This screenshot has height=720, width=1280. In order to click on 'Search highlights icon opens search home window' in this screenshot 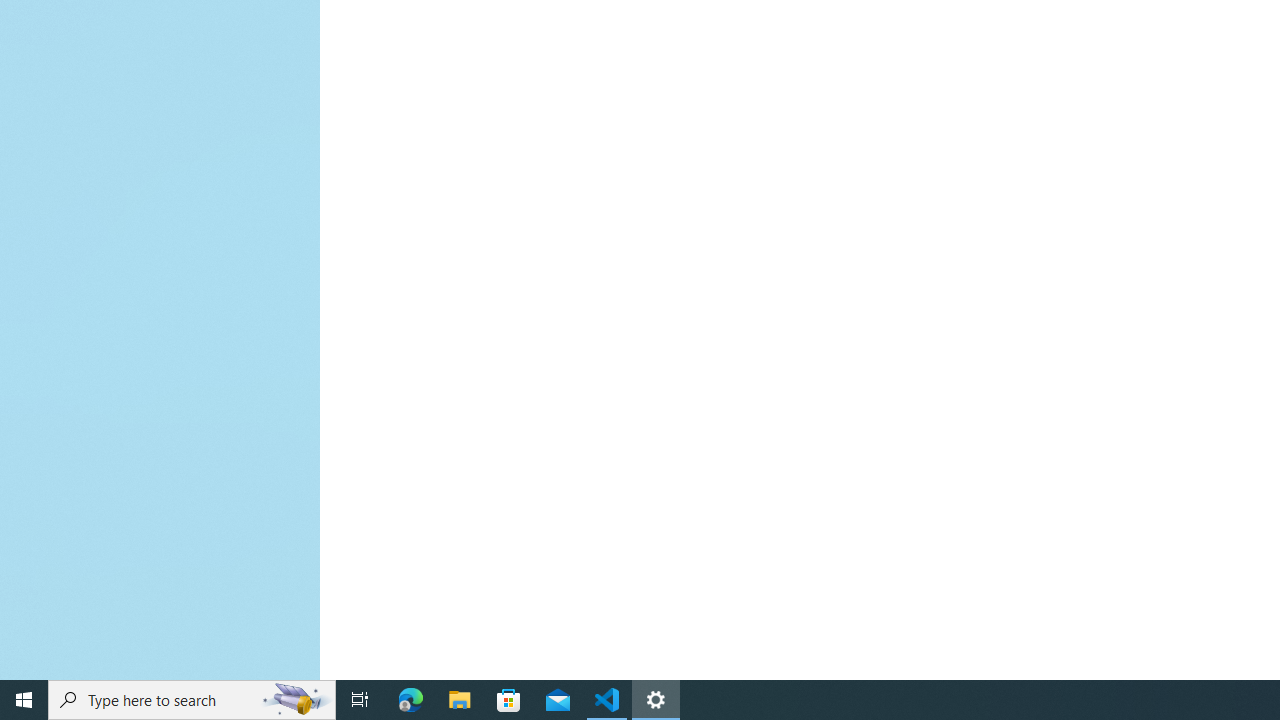, I will do `click(294, 698)`.